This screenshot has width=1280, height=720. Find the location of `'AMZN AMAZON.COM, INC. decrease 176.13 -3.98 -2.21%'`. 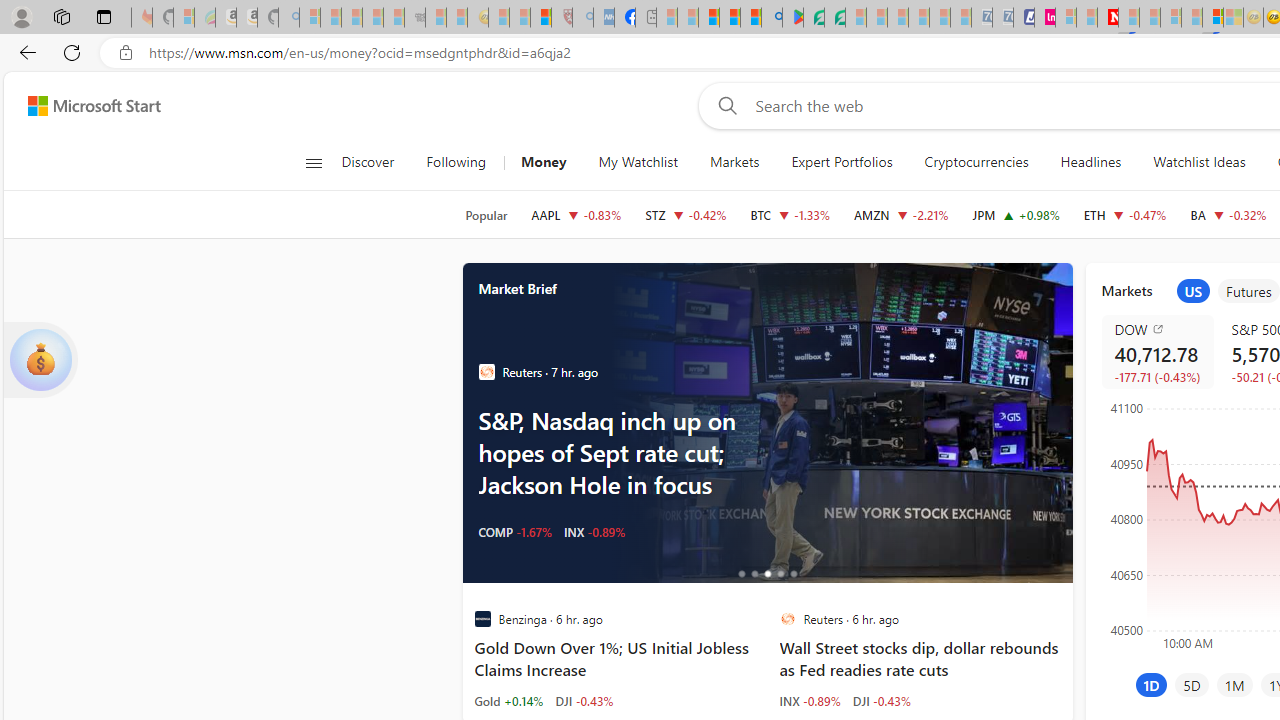

'AMZN AMAZON.COM, INC. decrease 176.13 -3.98 -2.21%' is located at coordinates (900, 214).